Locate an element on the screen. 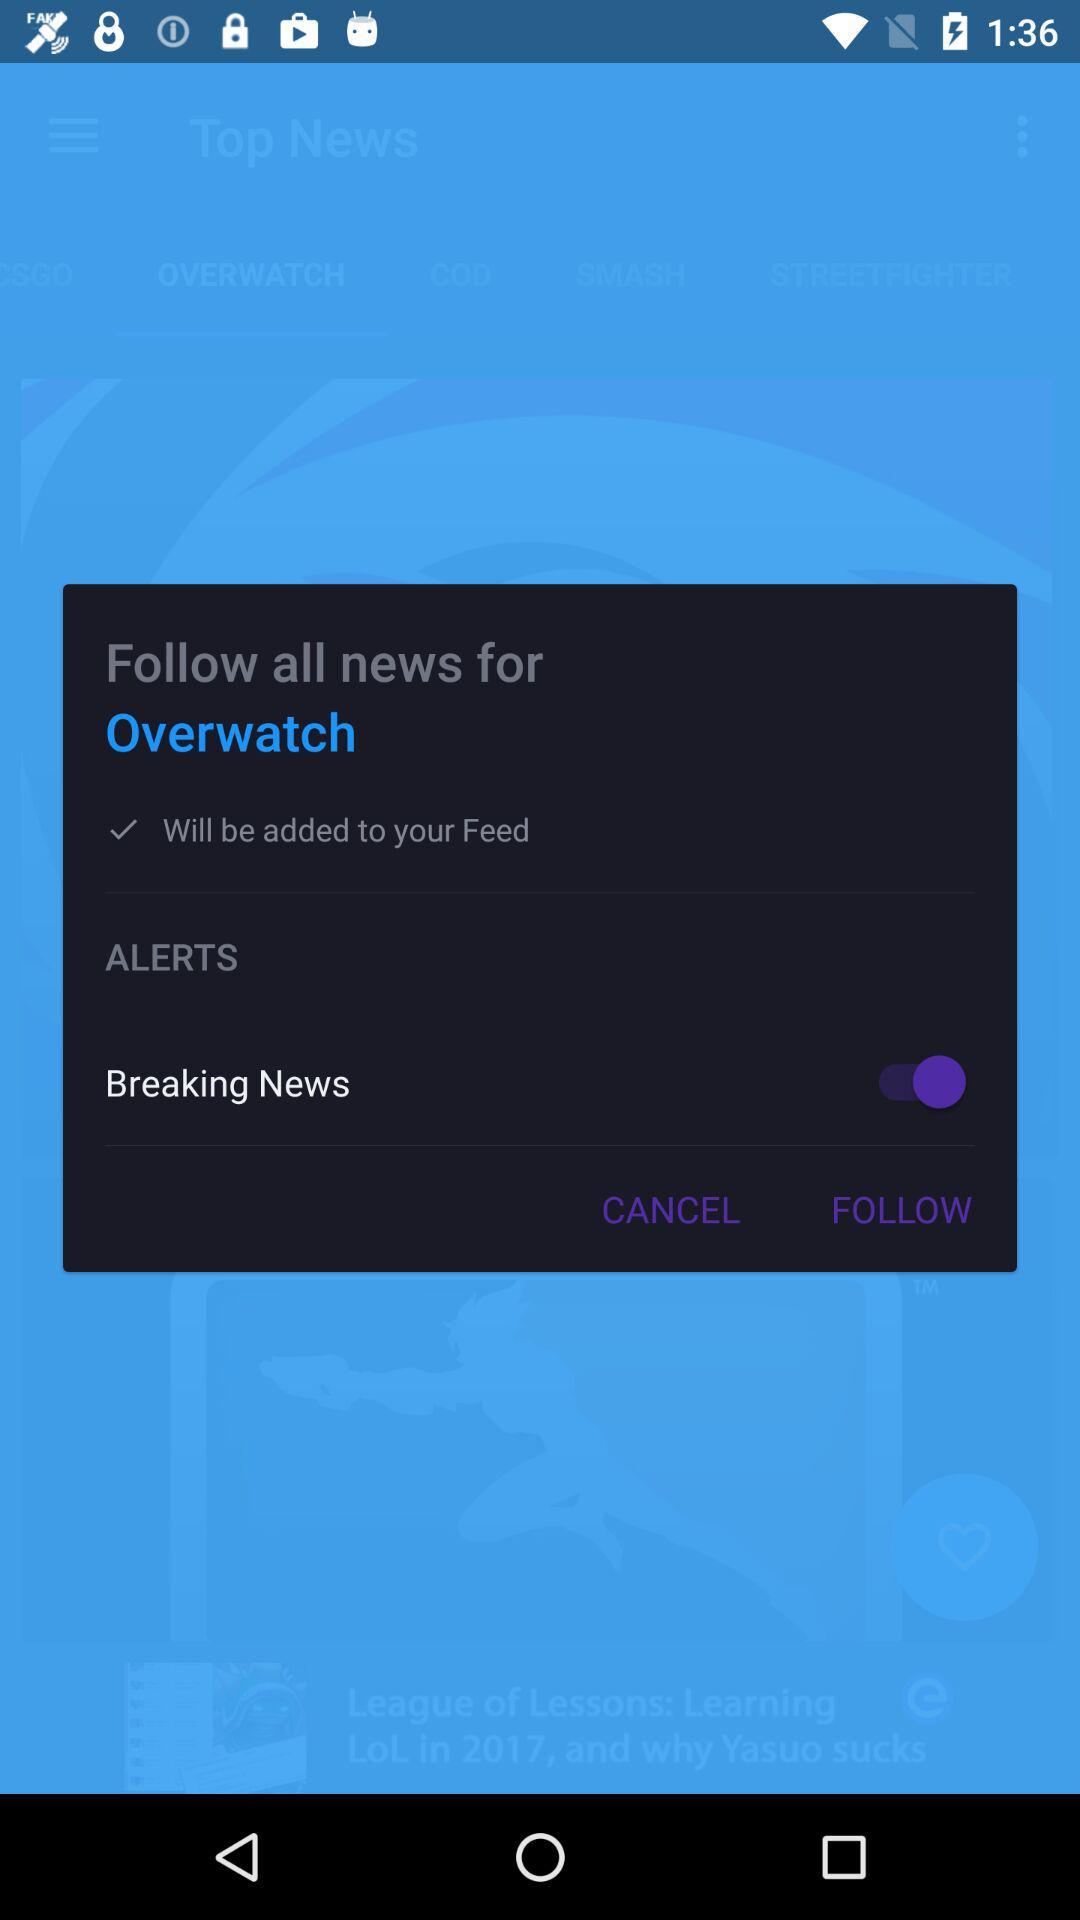 The width and height of the screenshot is (1080, 1920). breaking news on or off is located at coordinates (912, 1080).